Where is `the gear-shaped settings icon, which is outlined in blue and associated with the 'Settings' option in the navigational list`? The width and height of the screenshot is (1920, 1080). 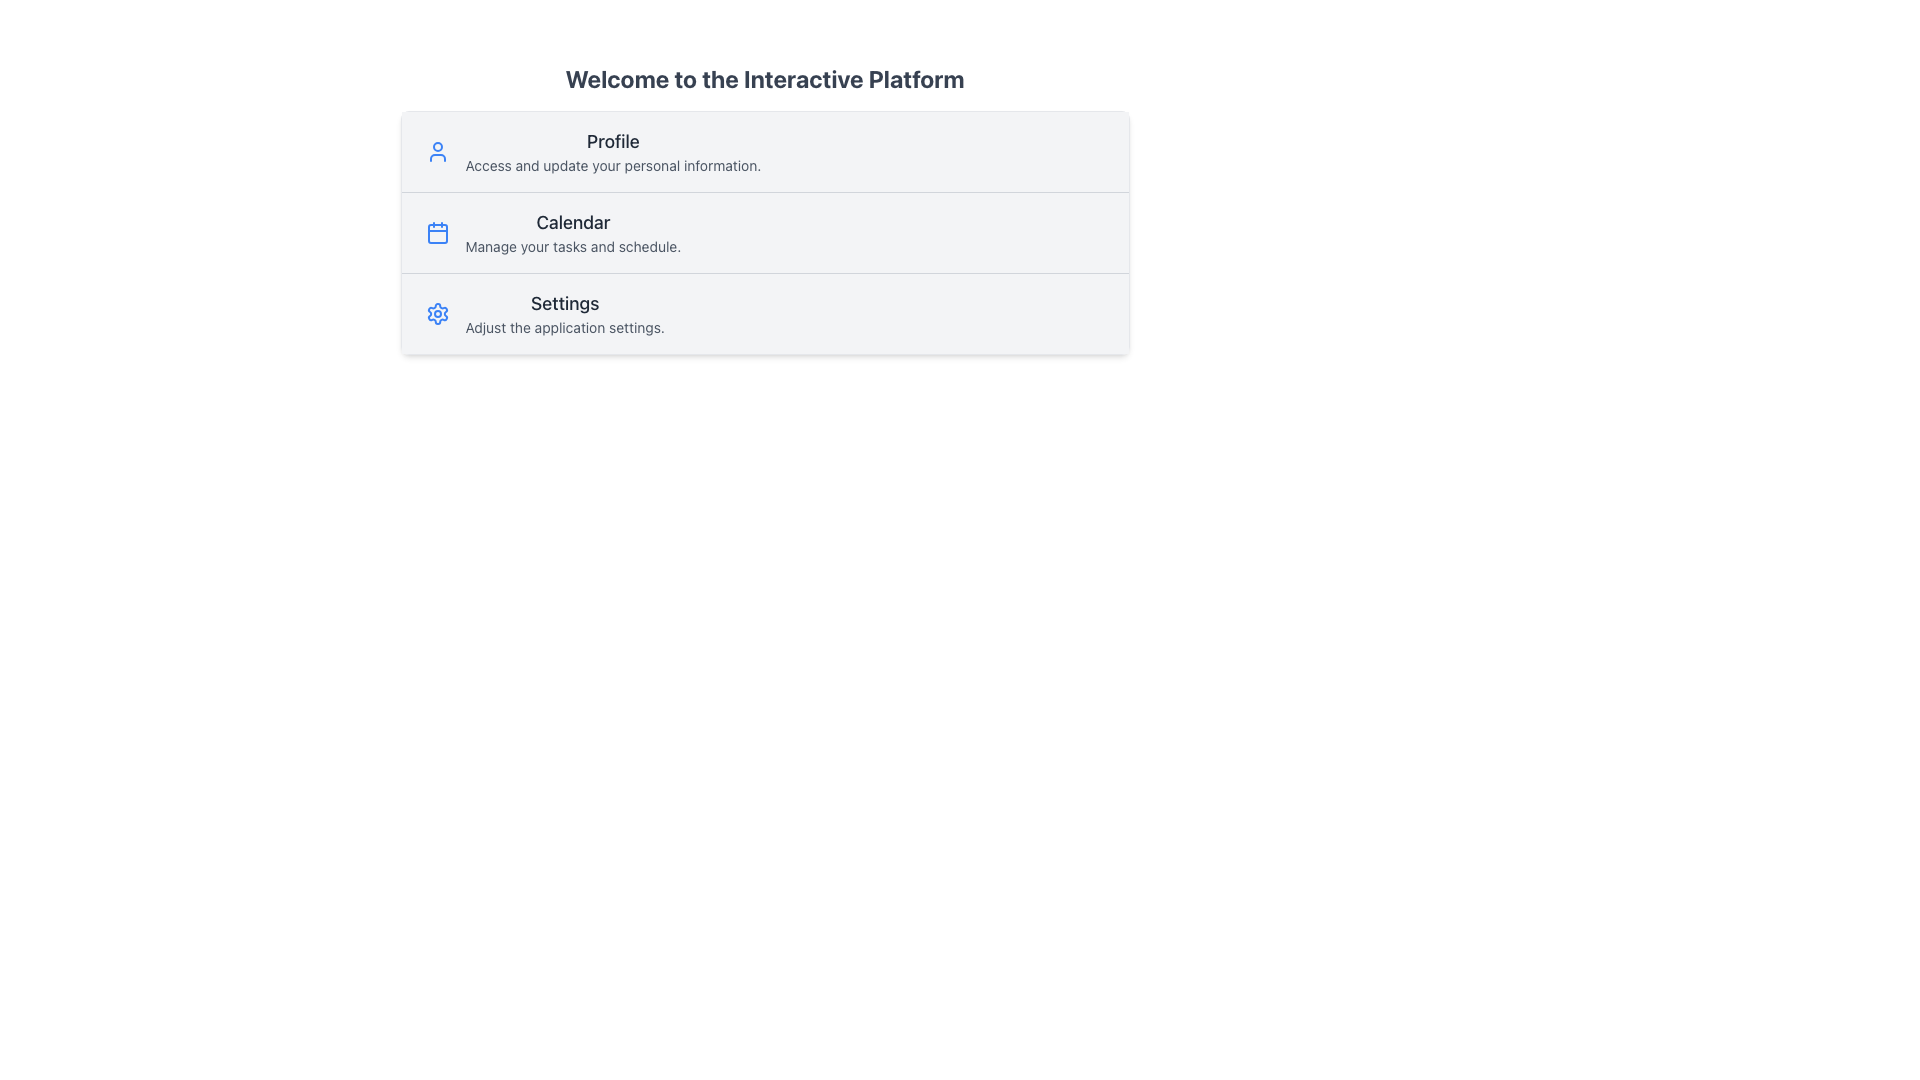
the gear-shaped settings icon, which is outlined in blue and associated with the 'Settings' option in the navigational list is located at coordinates (436, 313).